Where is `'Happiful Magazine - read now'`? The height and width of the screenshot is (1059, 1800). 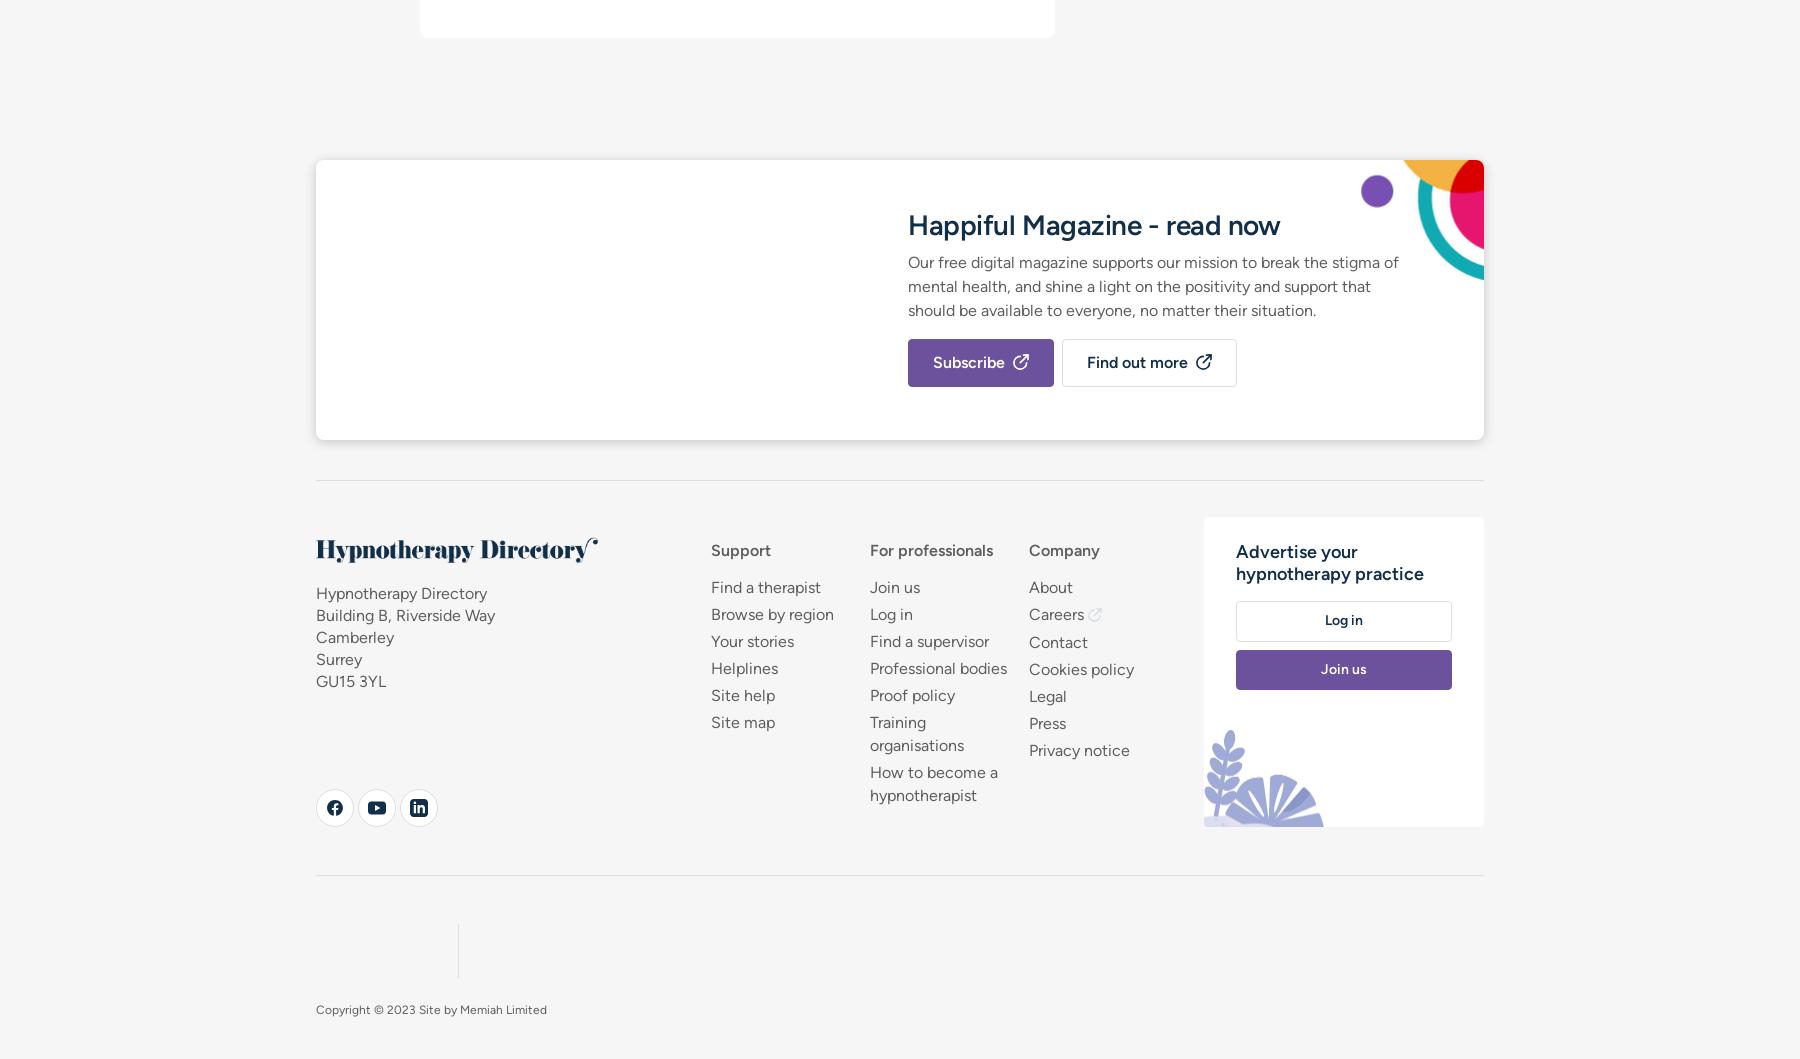 'Happiful Magazine - read now' is located at coordinates (1094, 223).